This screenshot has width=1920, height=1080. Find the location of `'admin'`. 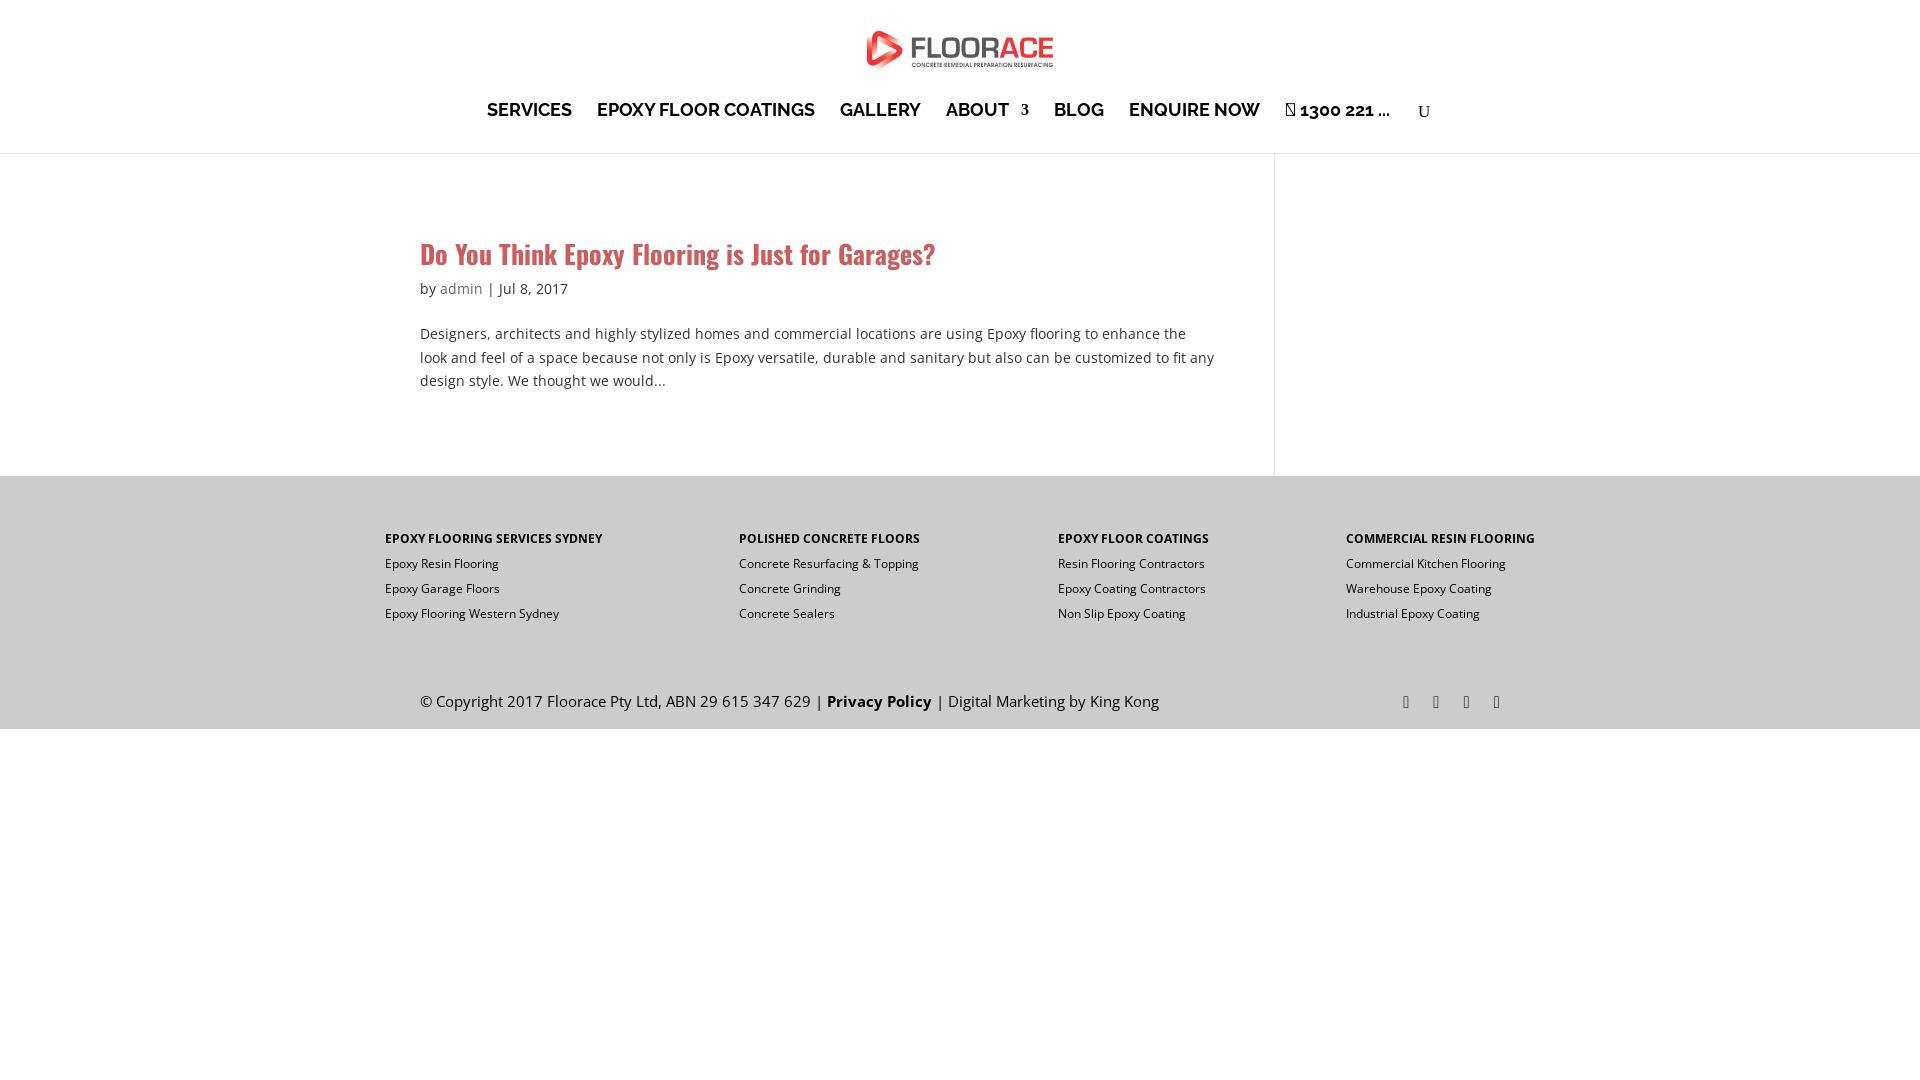

'admin' is located at coordinates (460, 288).